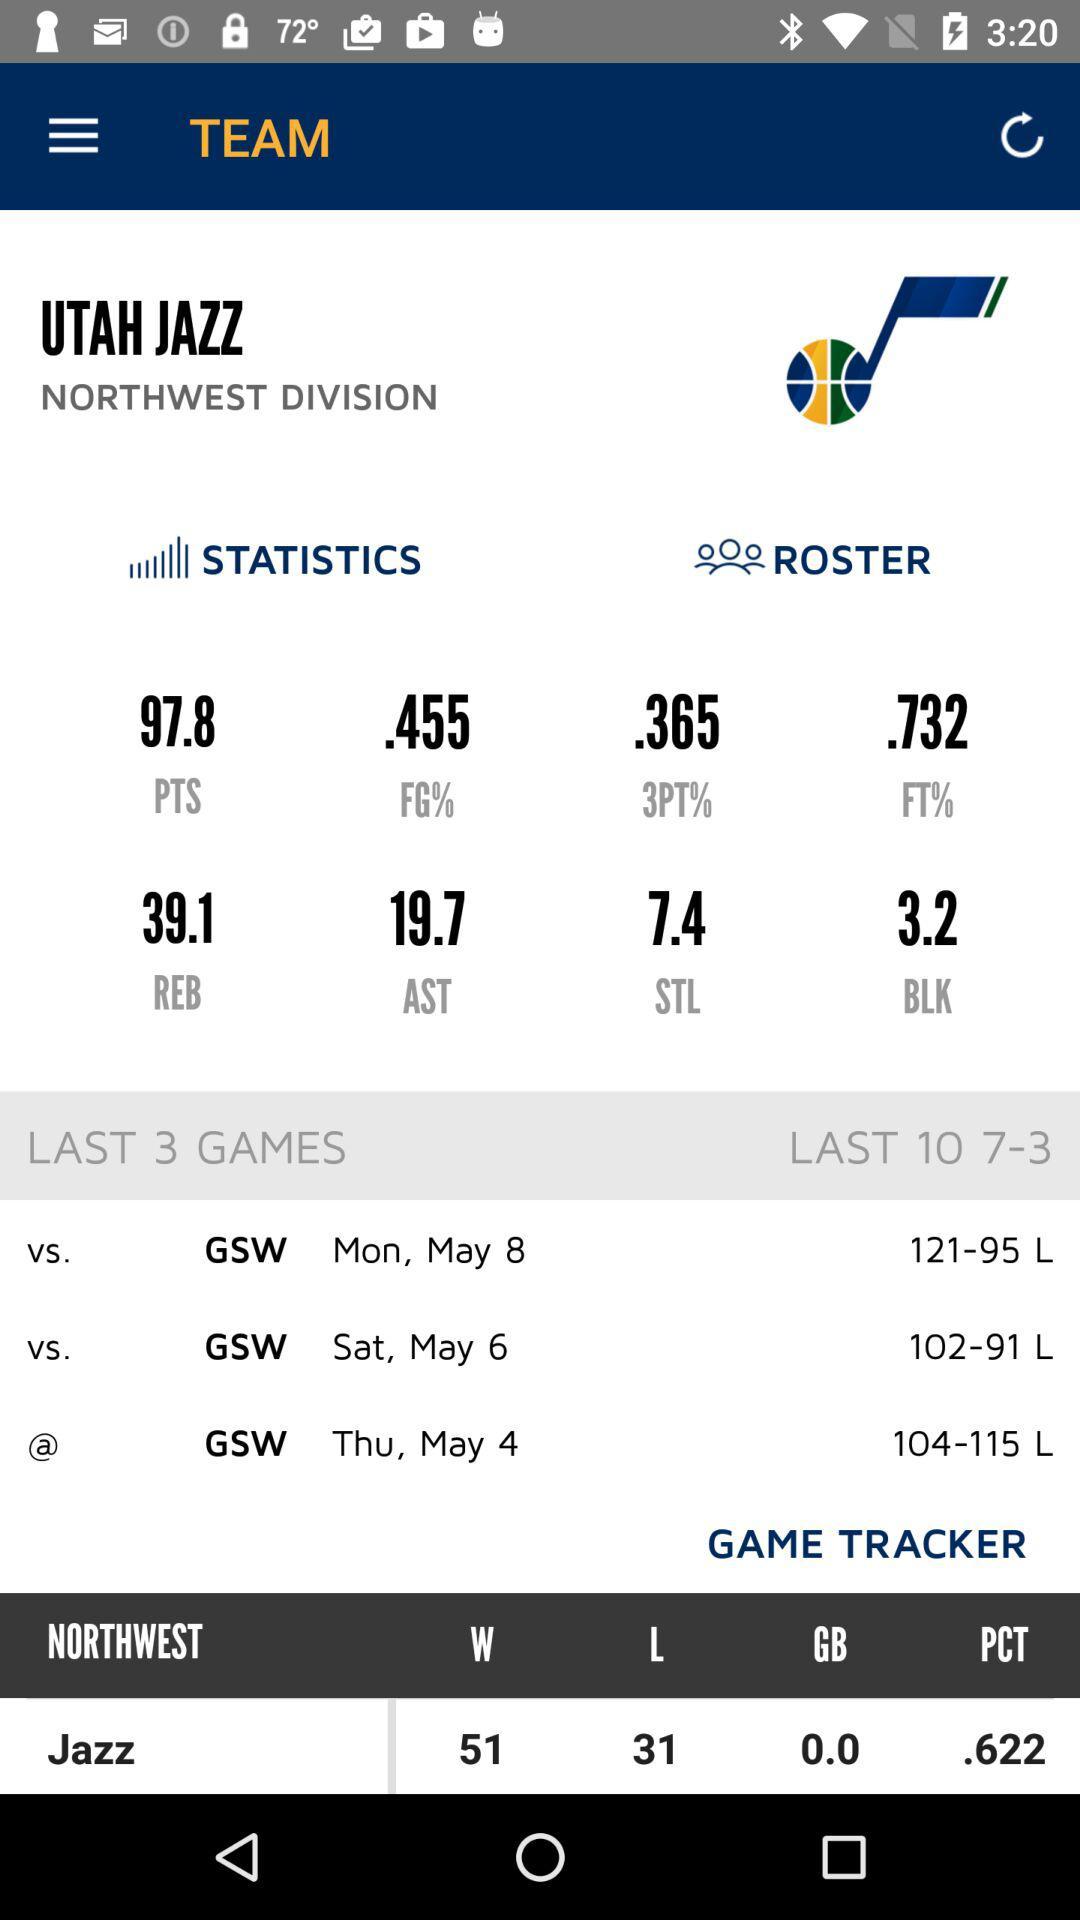 This screenshot has width=1080, height=1920. I want to click on item below the thu, may 4, so click(482, 1645).